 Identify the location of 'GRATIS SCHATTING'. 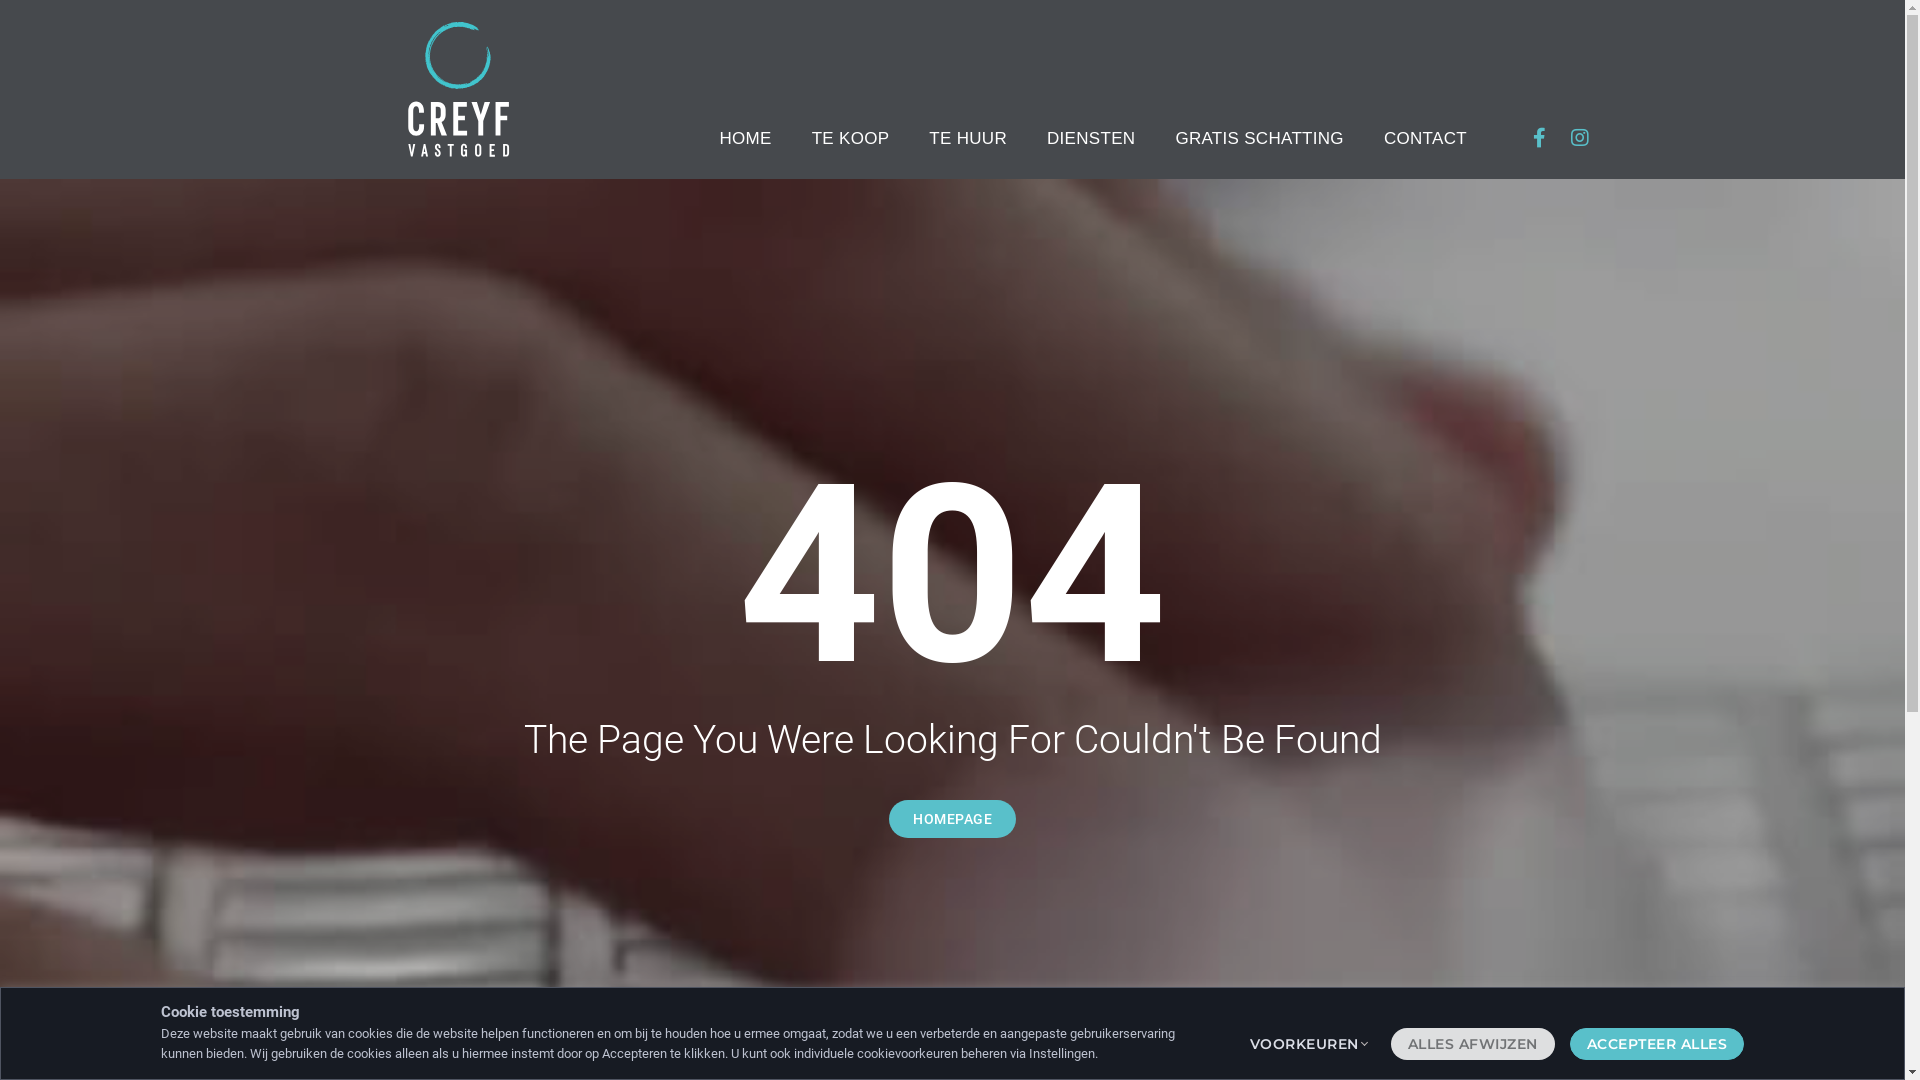
(1258, 137).